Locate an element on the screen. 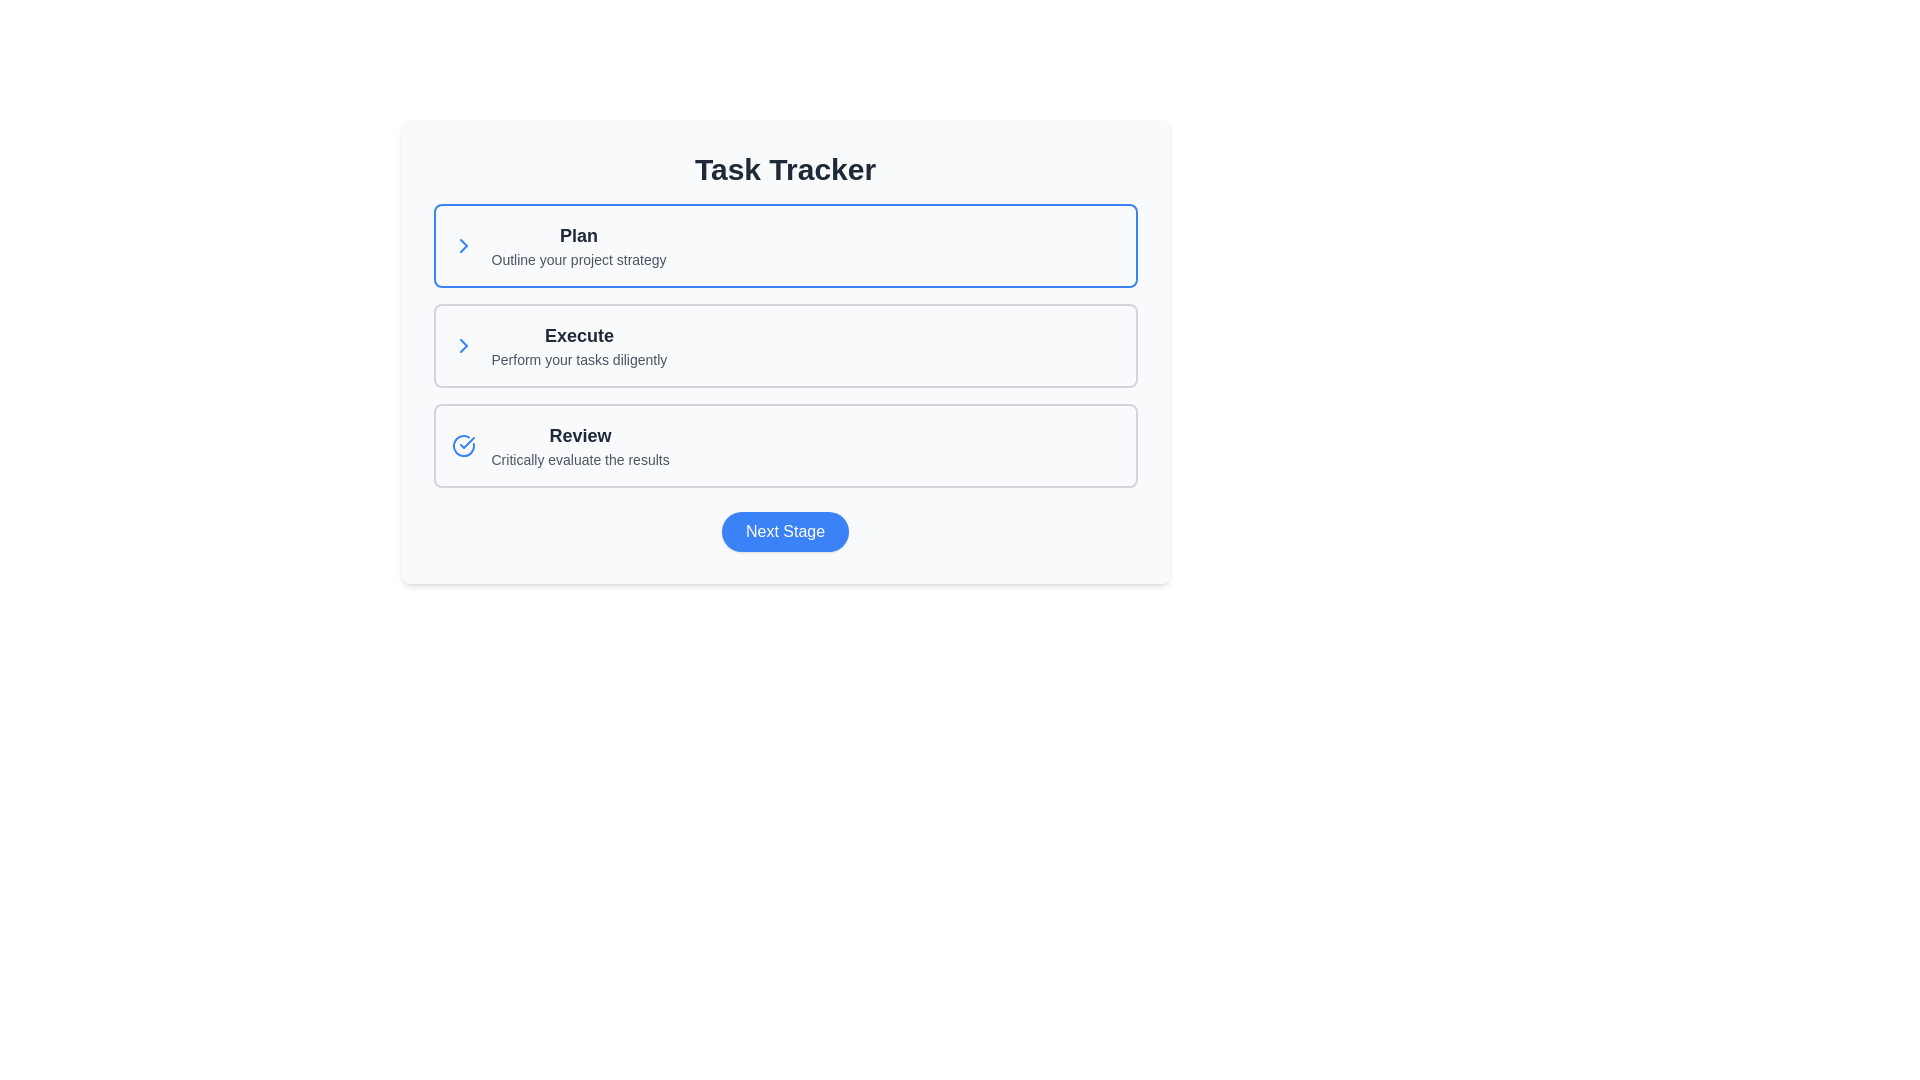 The width and height of the screenshot is (1920, 1080). the icon located at the leftmost side of the 'Execute' task panel is located at coordinates (462, 345).